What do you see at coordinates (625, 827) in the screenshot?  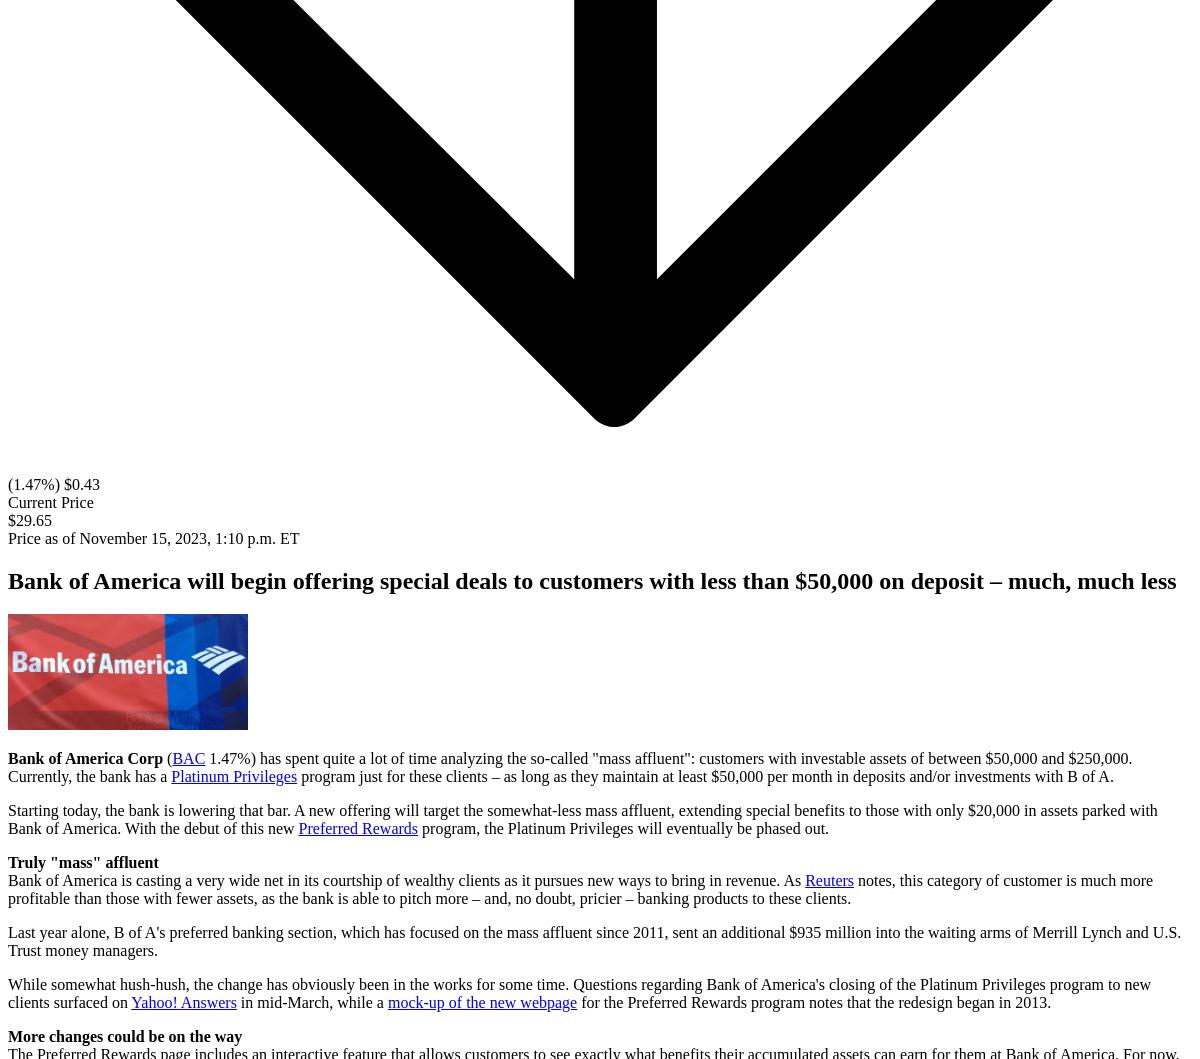 I see `'program, the Platinum Privileges will eventually be phased out.'` at bounding box center [625, 827].